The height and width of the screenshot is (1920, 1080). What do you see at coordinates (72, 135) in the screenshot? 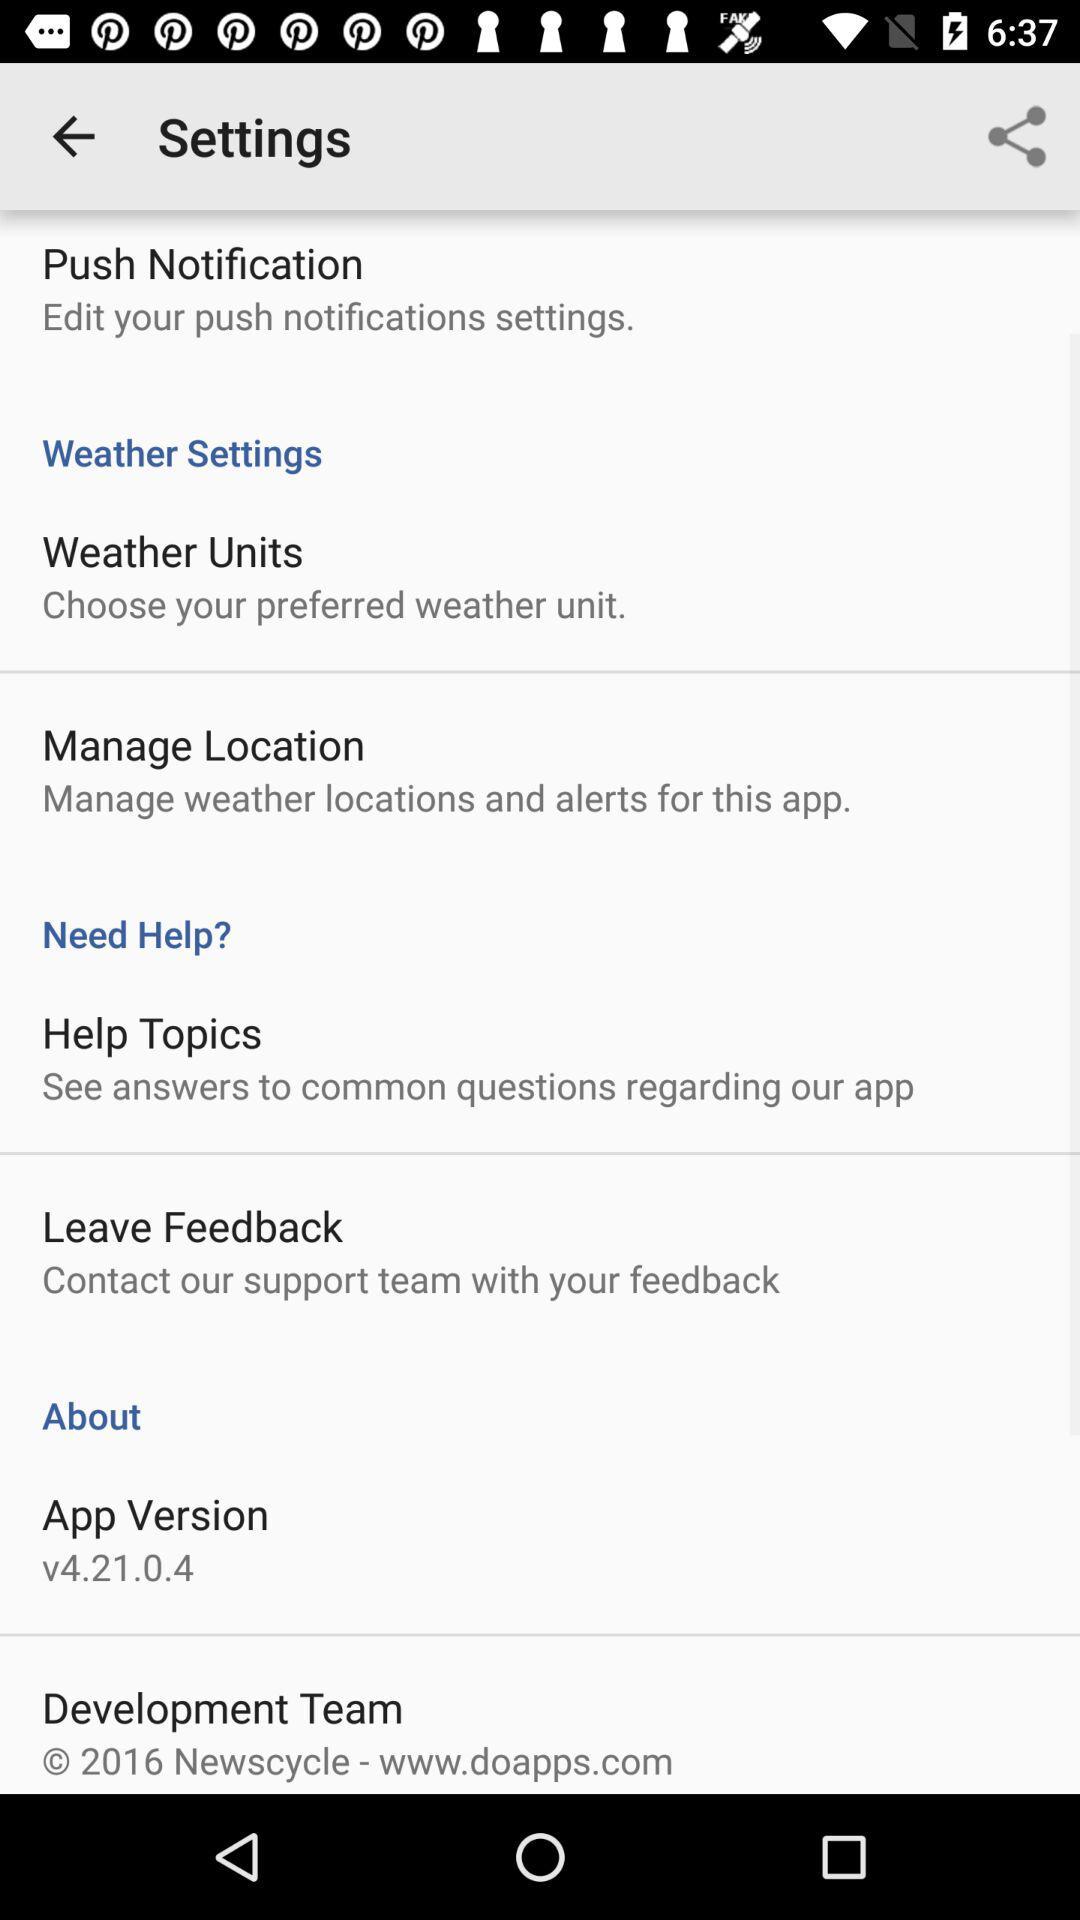
I see `item above the push notification item` at bounding box center [72, 135].